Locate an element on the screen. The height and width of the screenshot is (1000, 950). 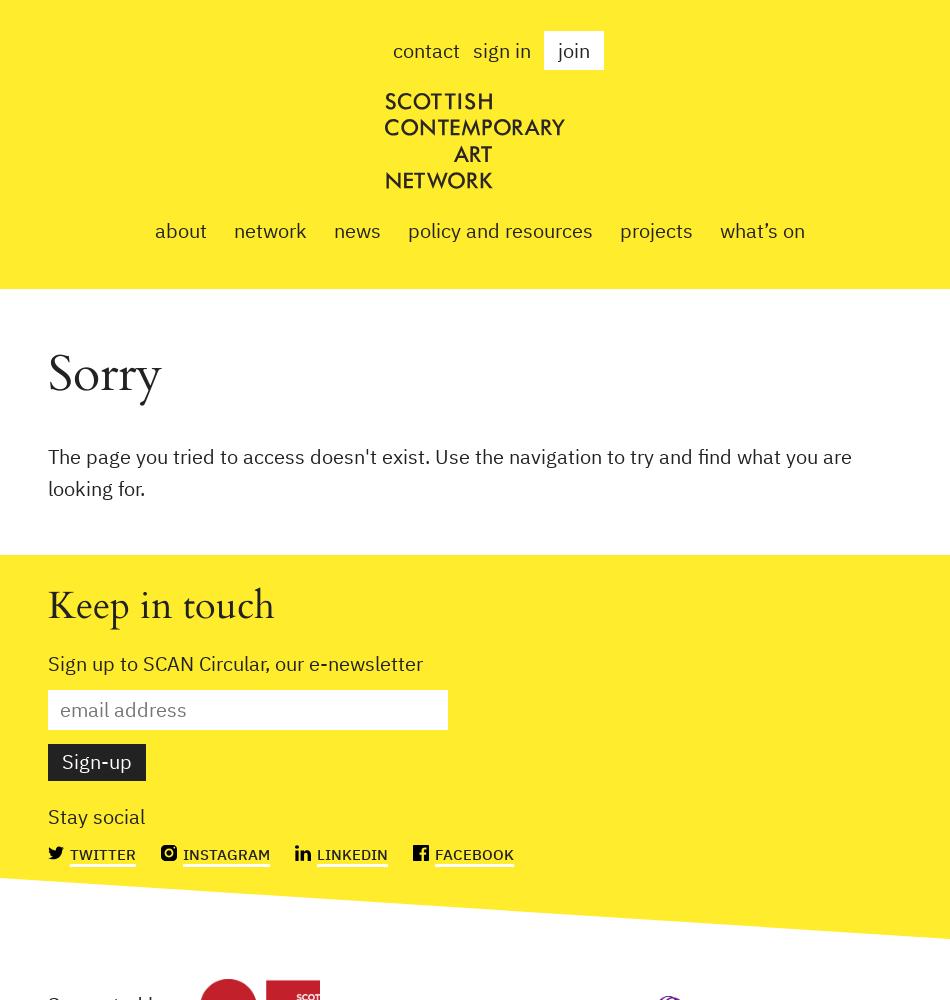
'What’s on' is located at coordinates (719, 228).